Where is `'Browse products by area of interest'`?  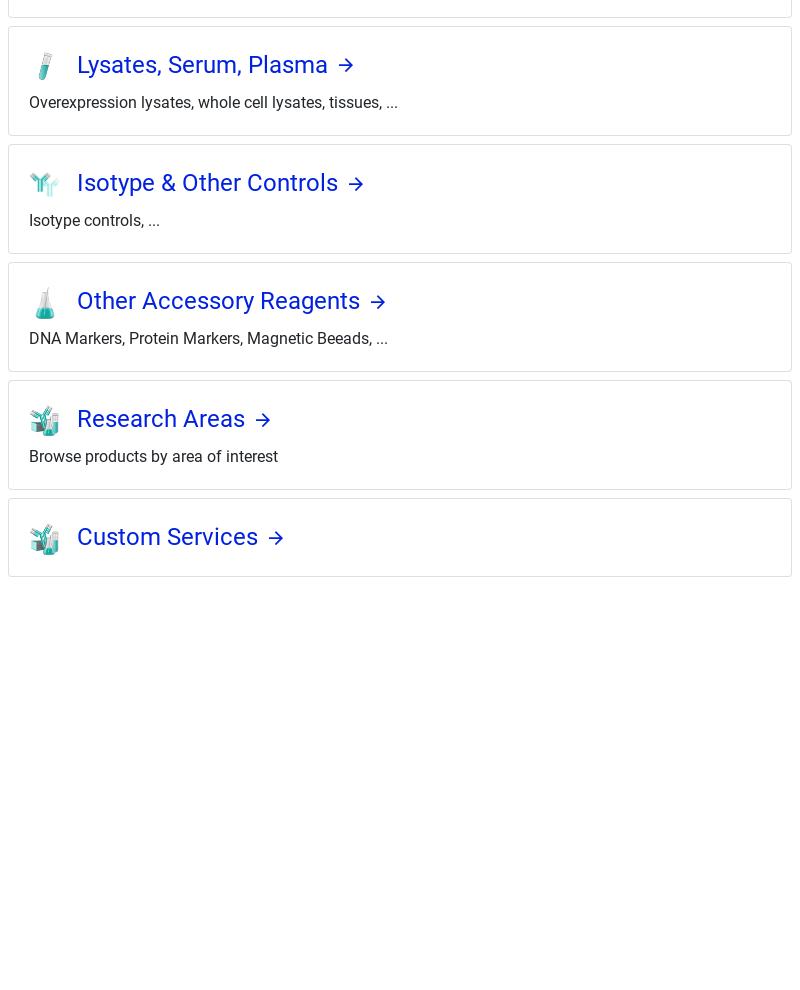
'Browse products by area of interest' is located at coordinates (153, 456).